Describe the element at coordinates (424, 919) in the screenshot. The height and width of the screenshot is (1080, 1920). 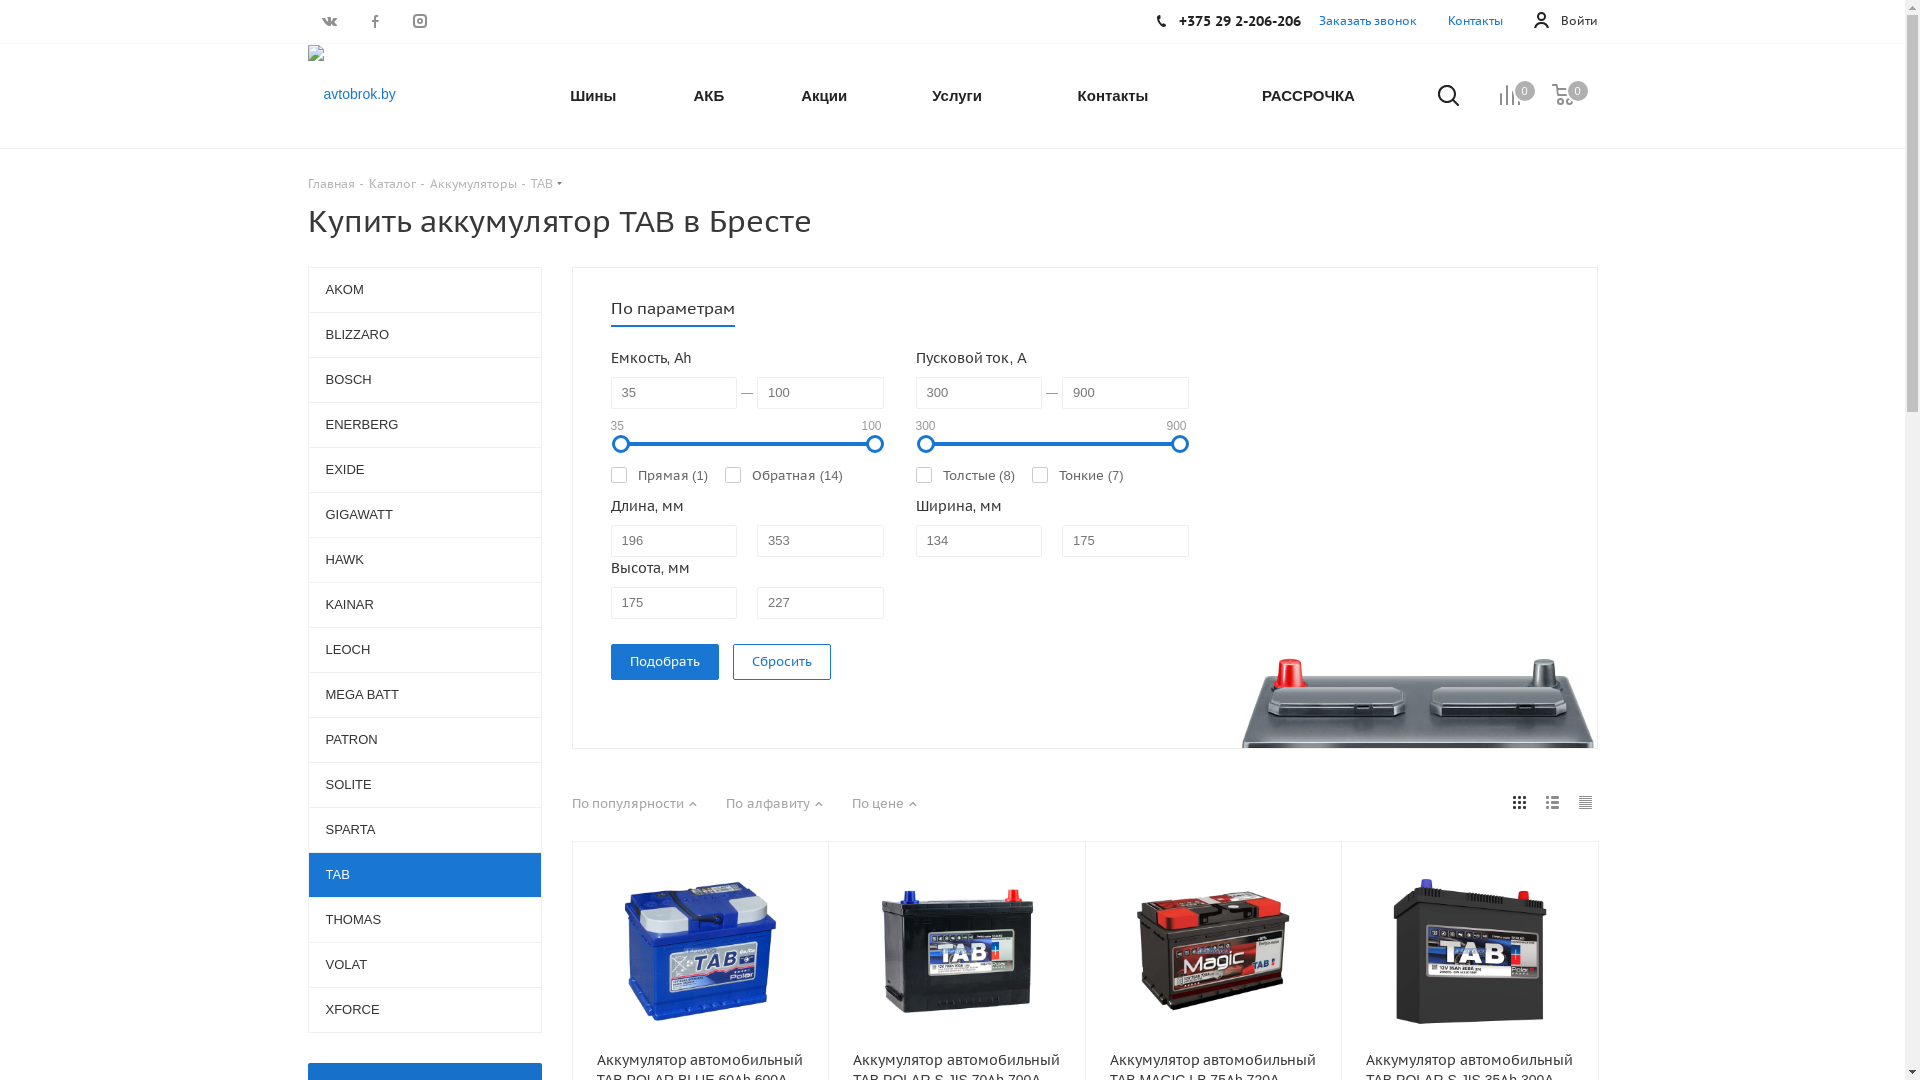
I see `'THOMAS'` at that location.